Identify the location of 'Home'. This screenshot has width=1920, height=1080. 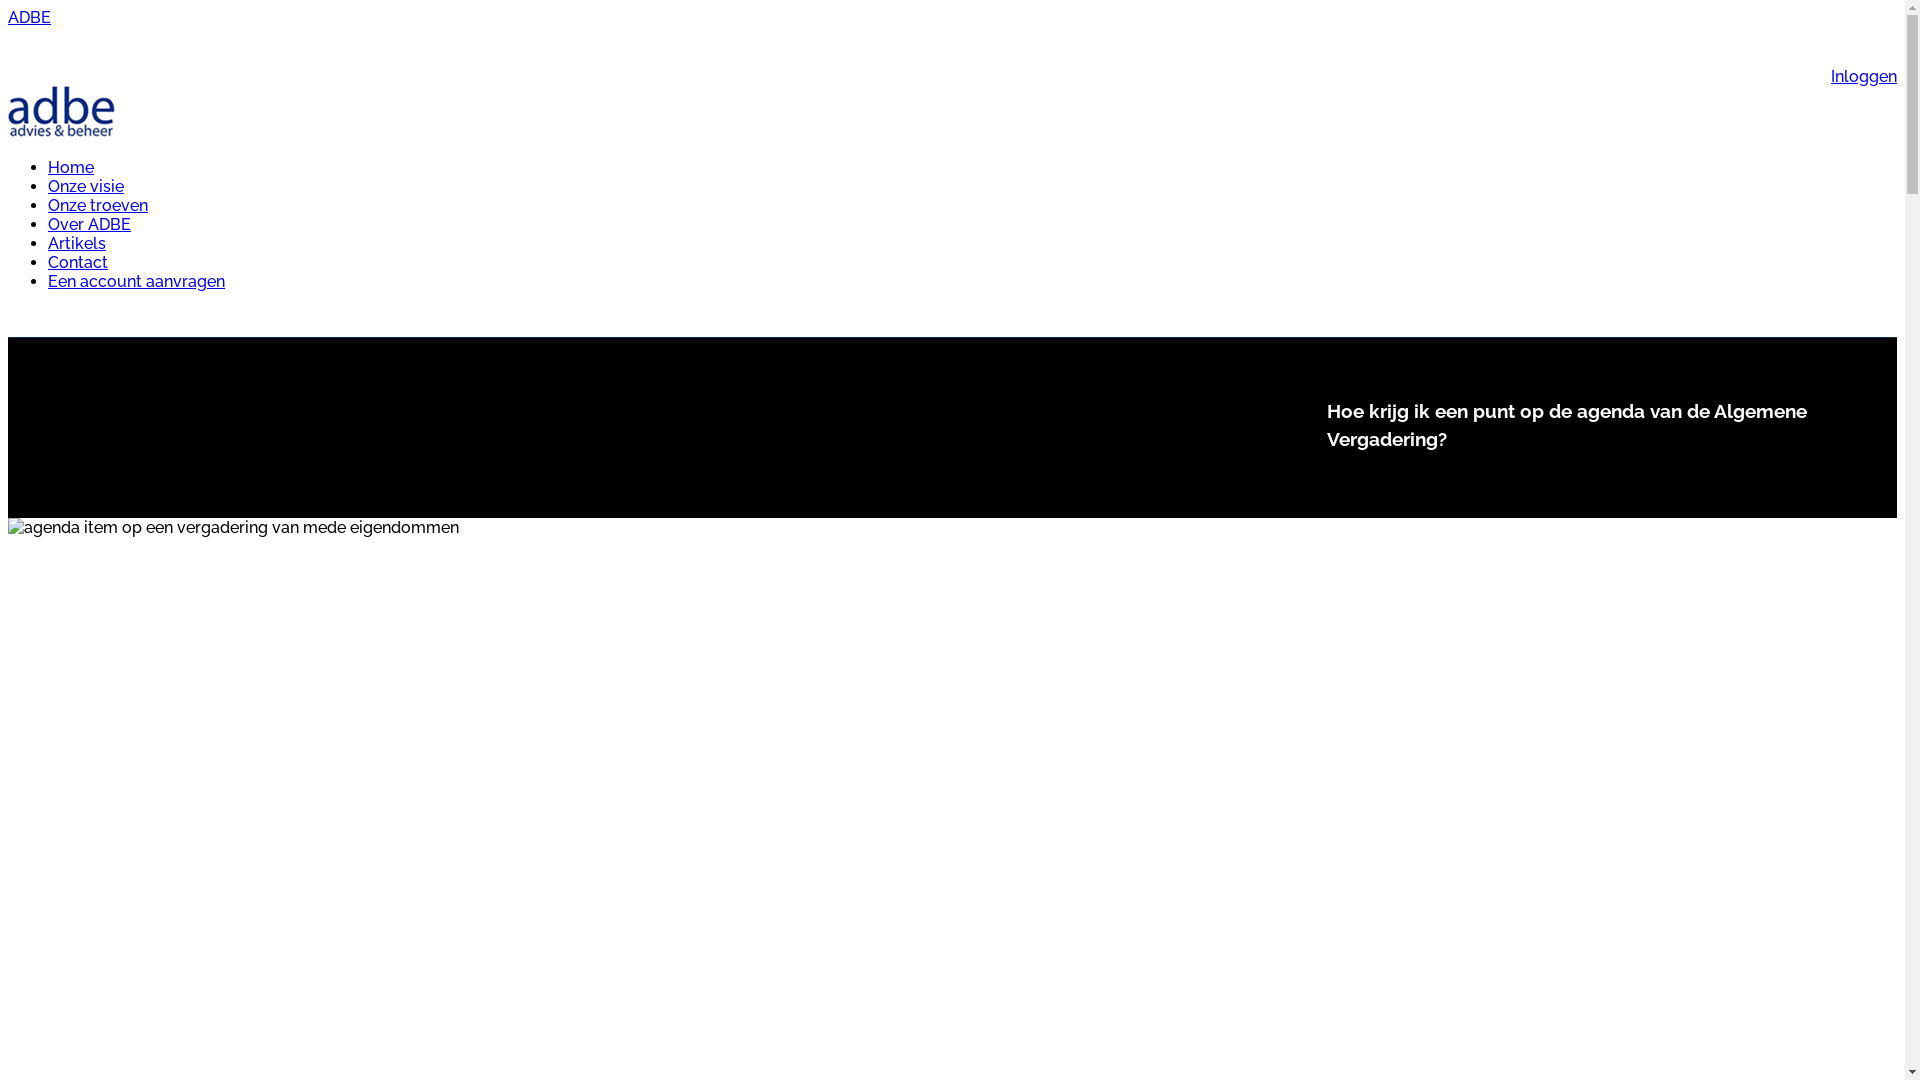
(48, 166).